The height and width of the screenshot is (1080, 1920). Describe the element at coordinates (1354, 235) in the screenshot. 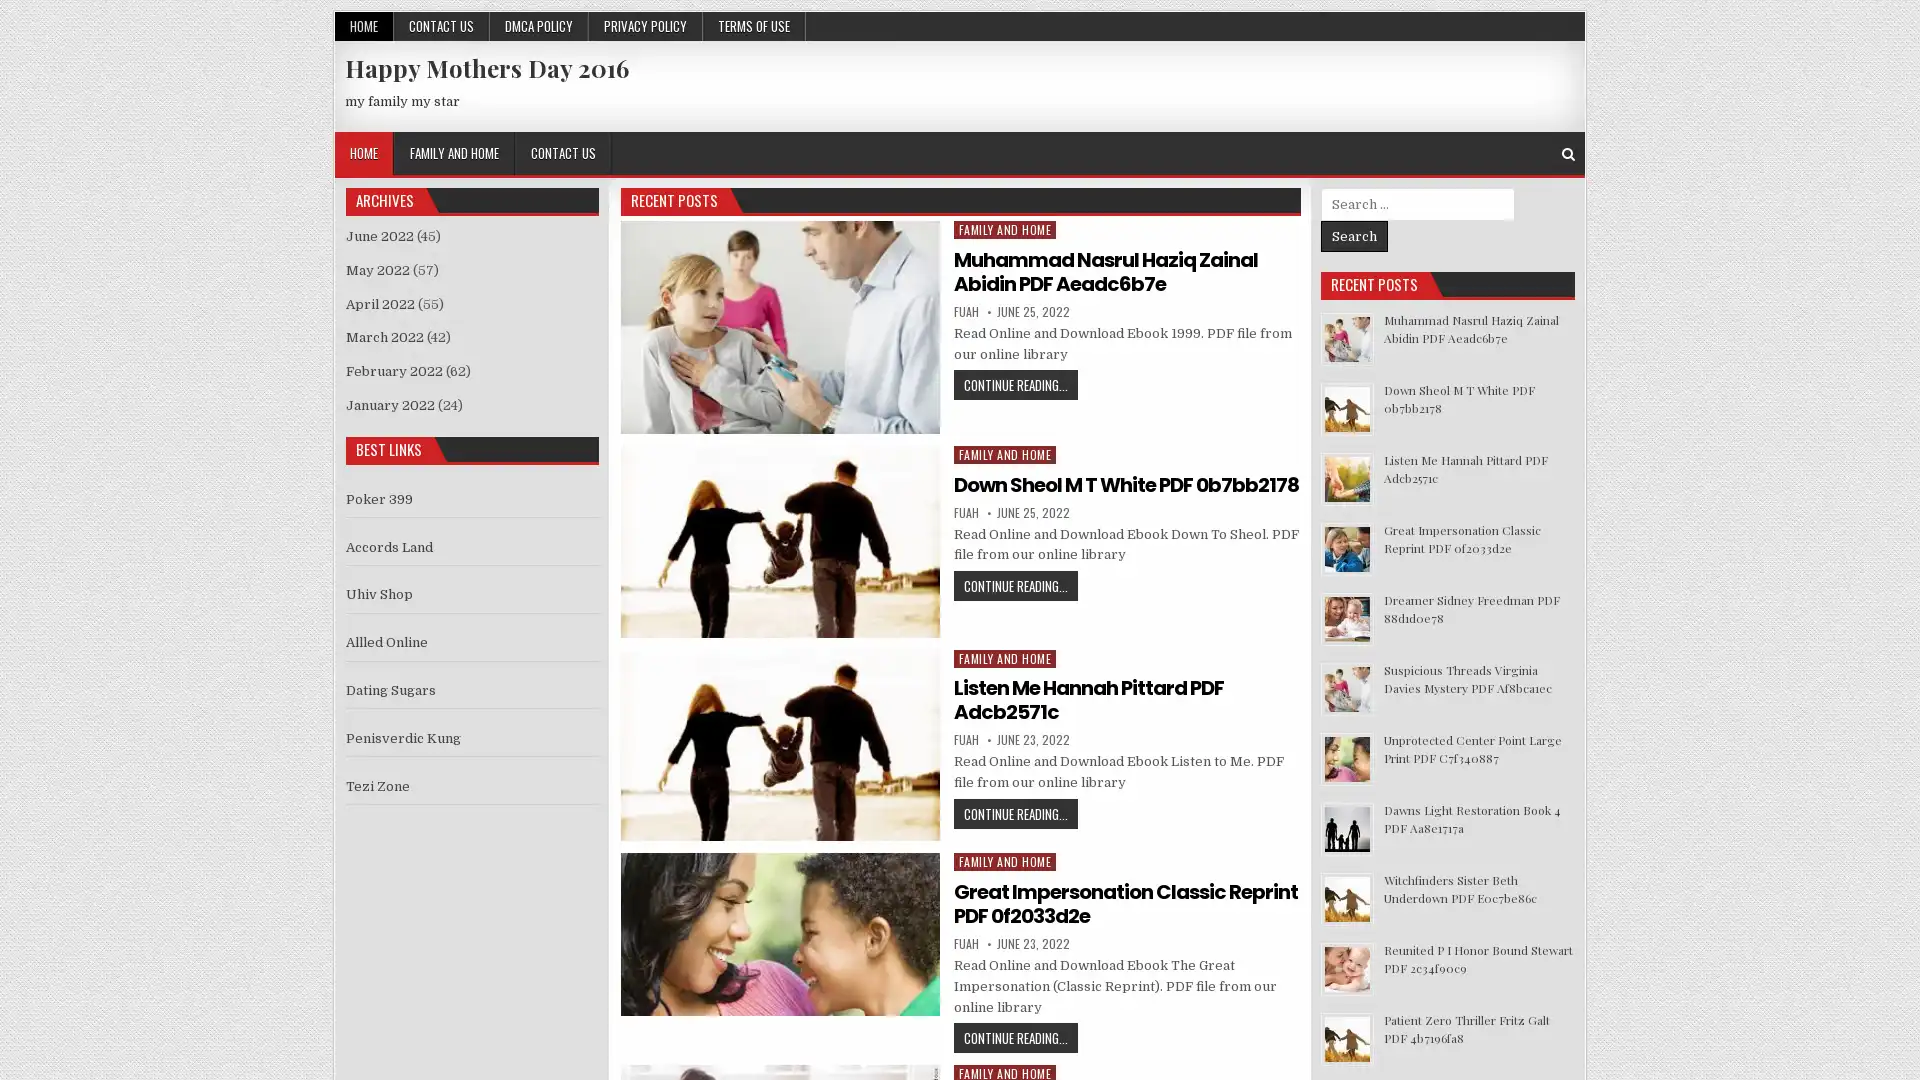

I see `Search` at that location.